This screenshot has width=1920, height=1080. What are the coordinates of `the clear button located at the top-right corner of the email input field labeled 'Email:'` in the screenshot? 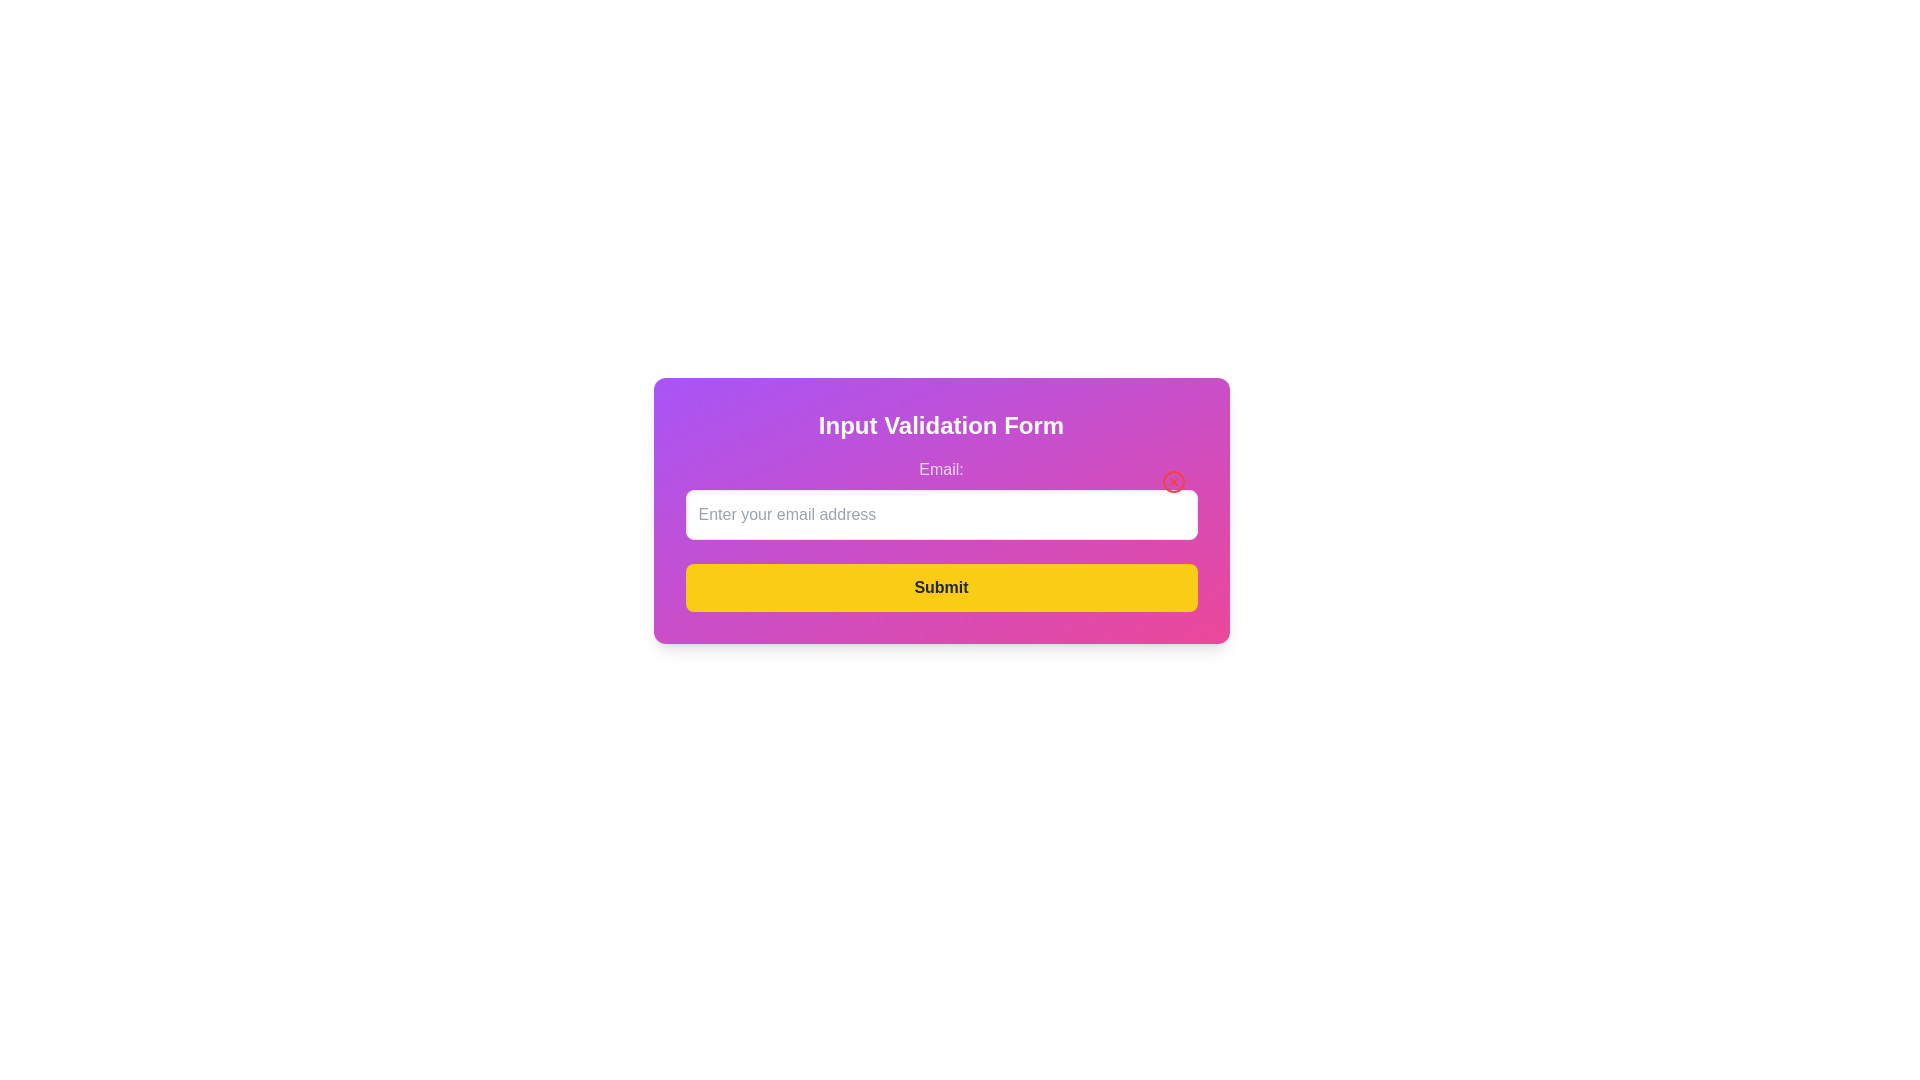 It's located at (1173, 482).